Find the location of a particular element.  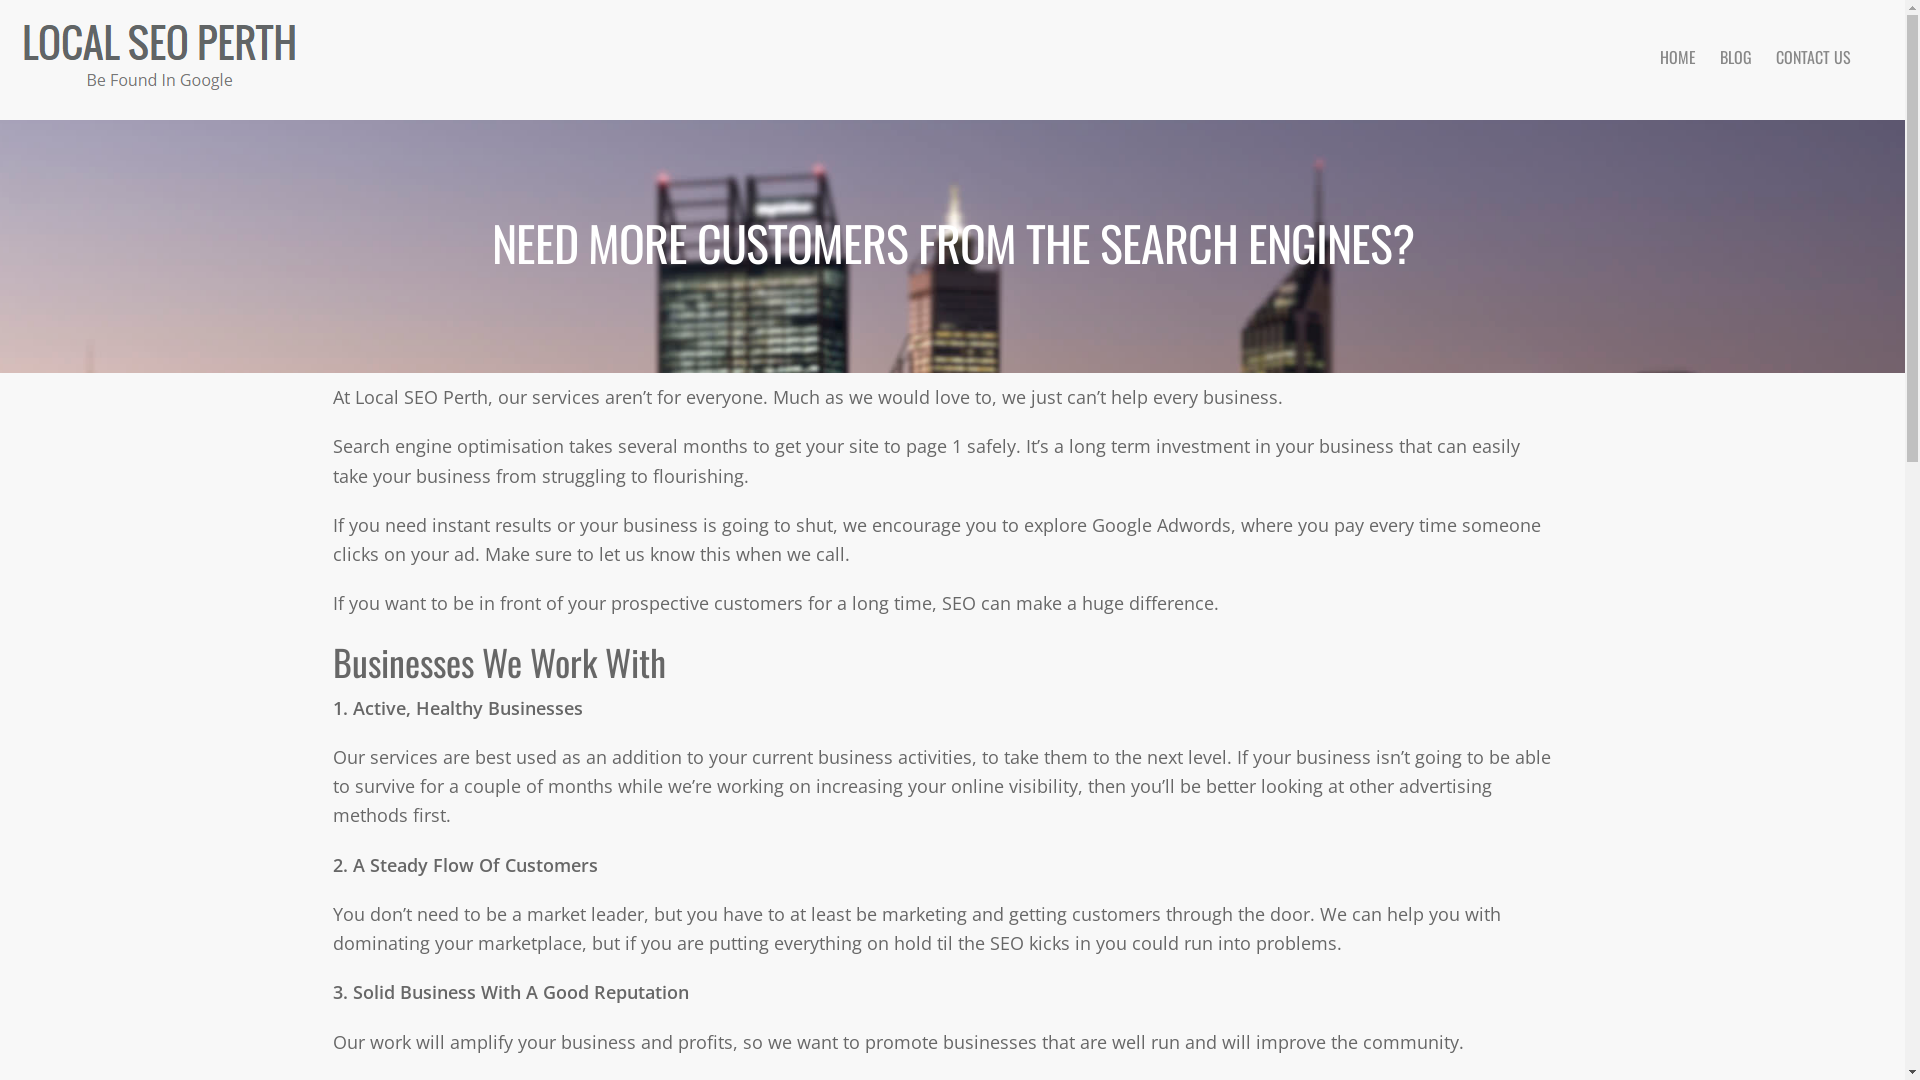

'BLOG' is located at coordinates (1708, 56).